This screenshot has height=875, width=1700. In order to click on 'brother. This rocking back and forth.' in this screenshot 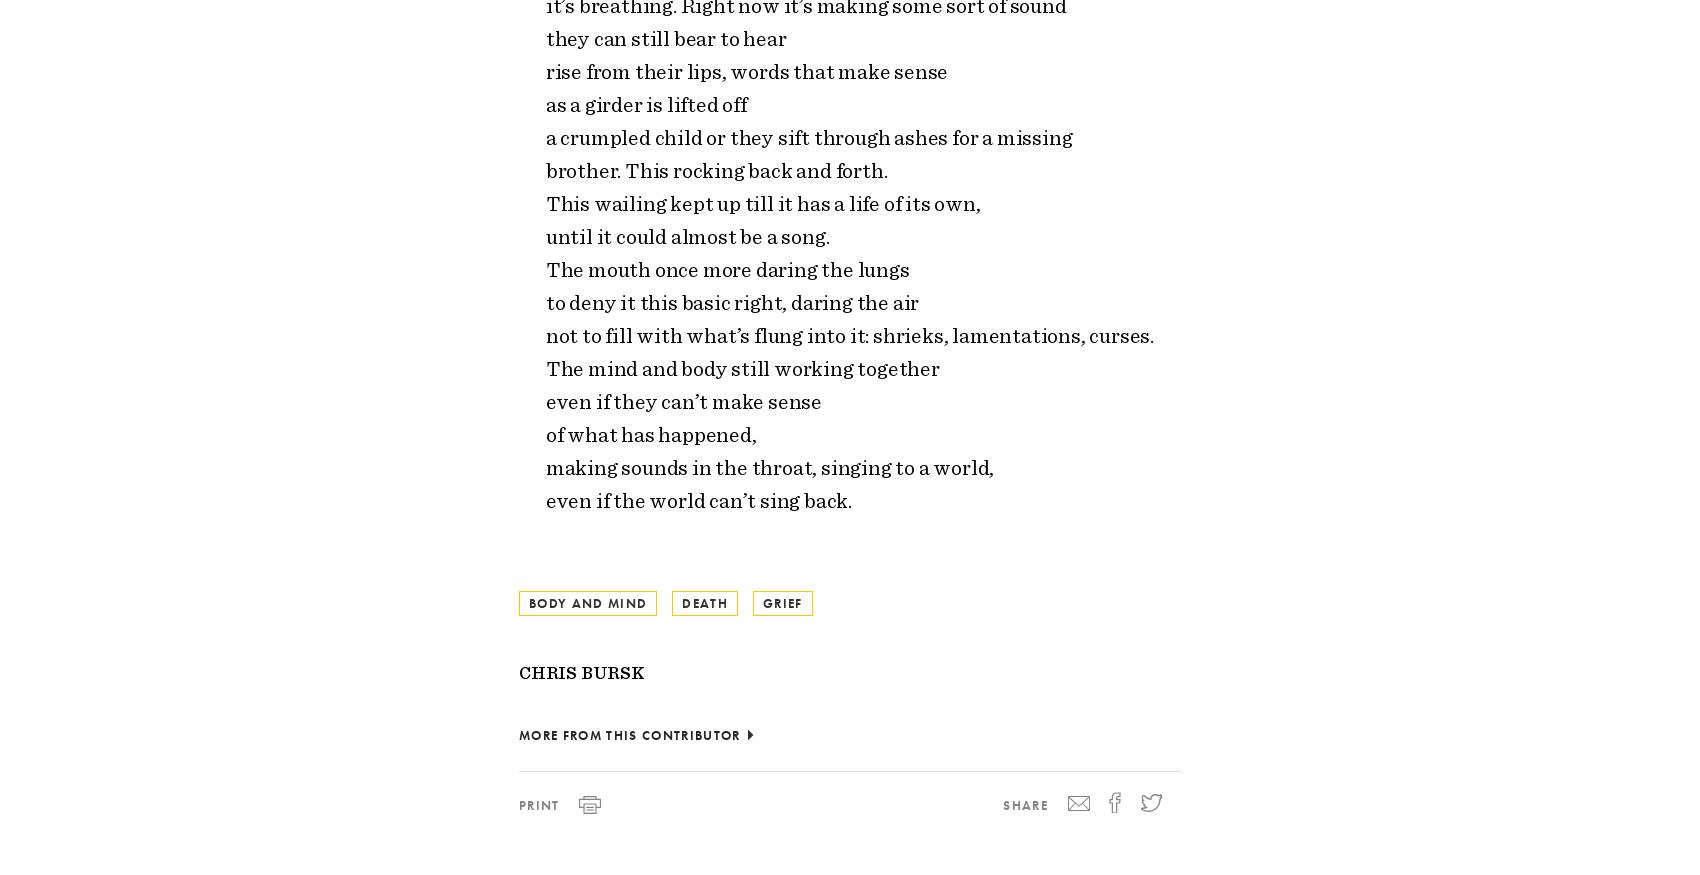, I will do `click(716, 169)`.